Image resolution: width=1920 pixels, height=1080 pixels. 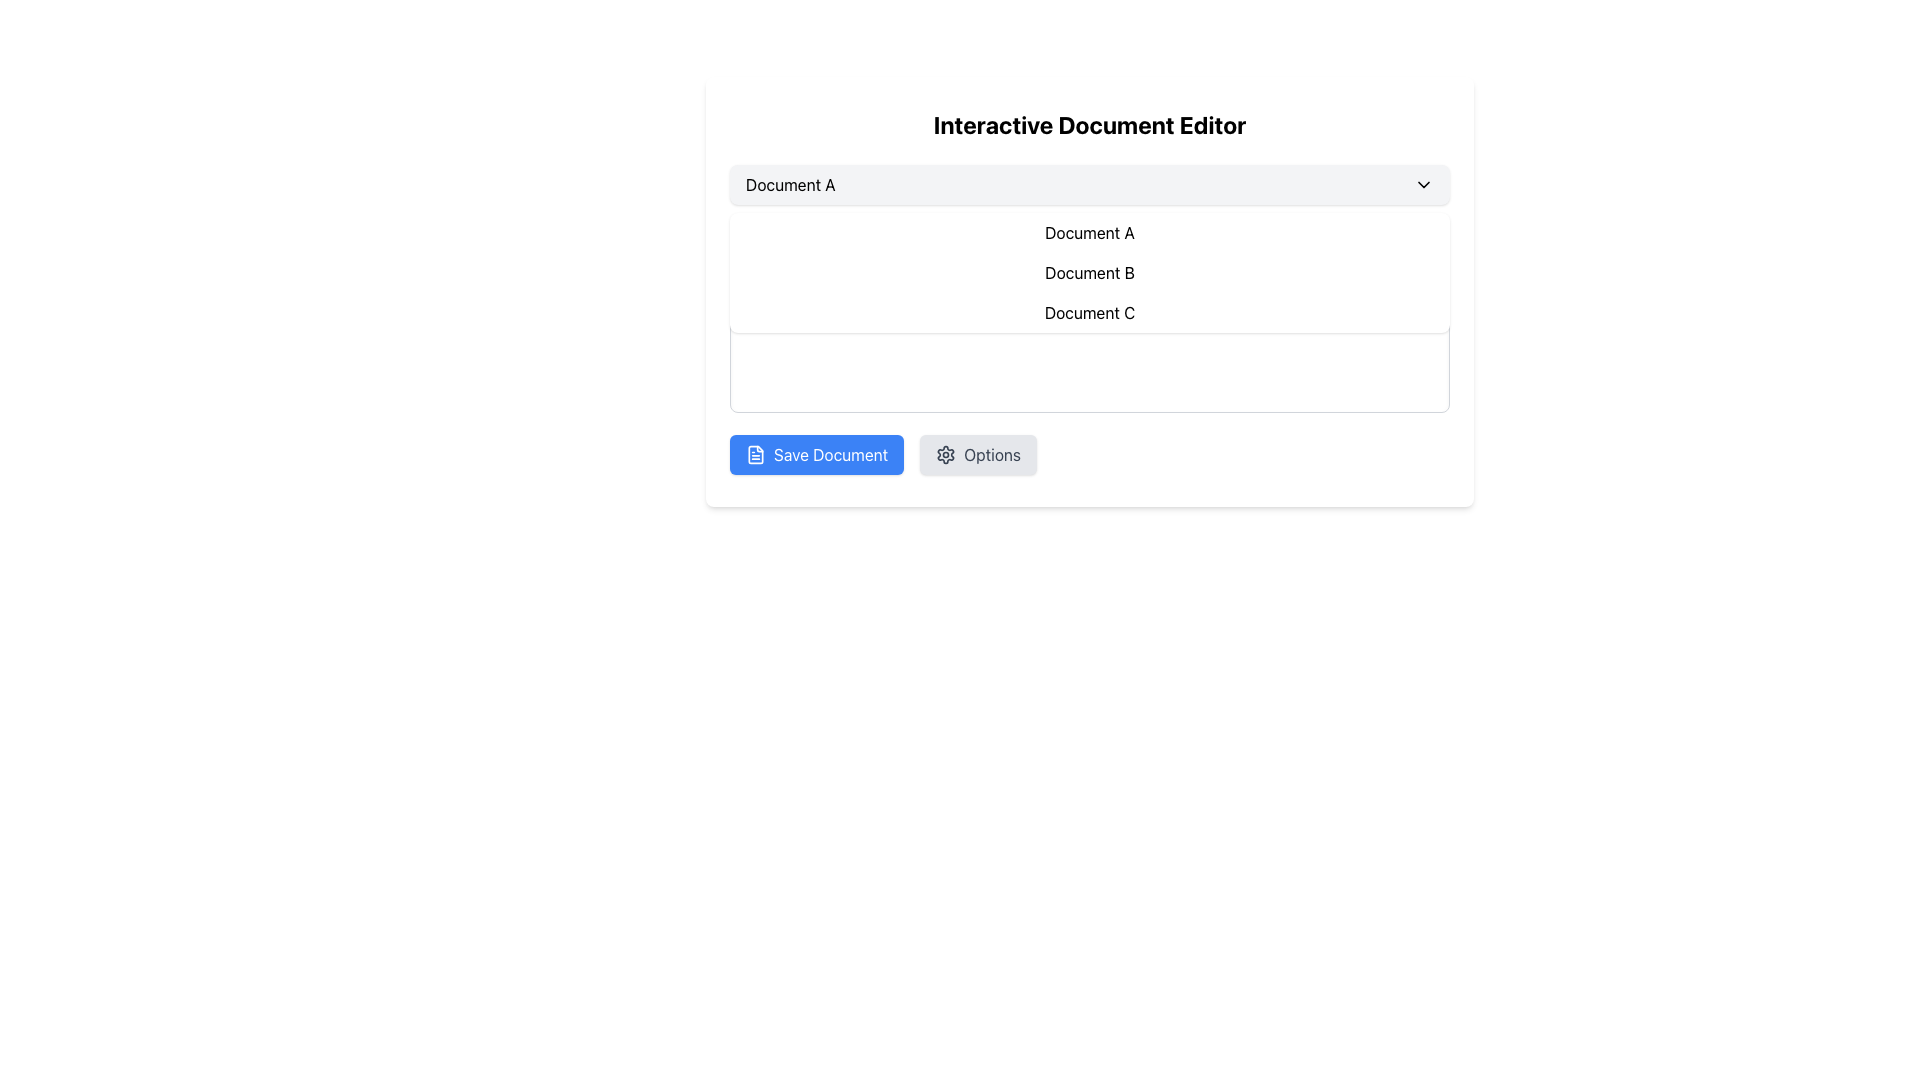 I want to click on the second item in the dropdown menu, so click(x=1088, y=292).